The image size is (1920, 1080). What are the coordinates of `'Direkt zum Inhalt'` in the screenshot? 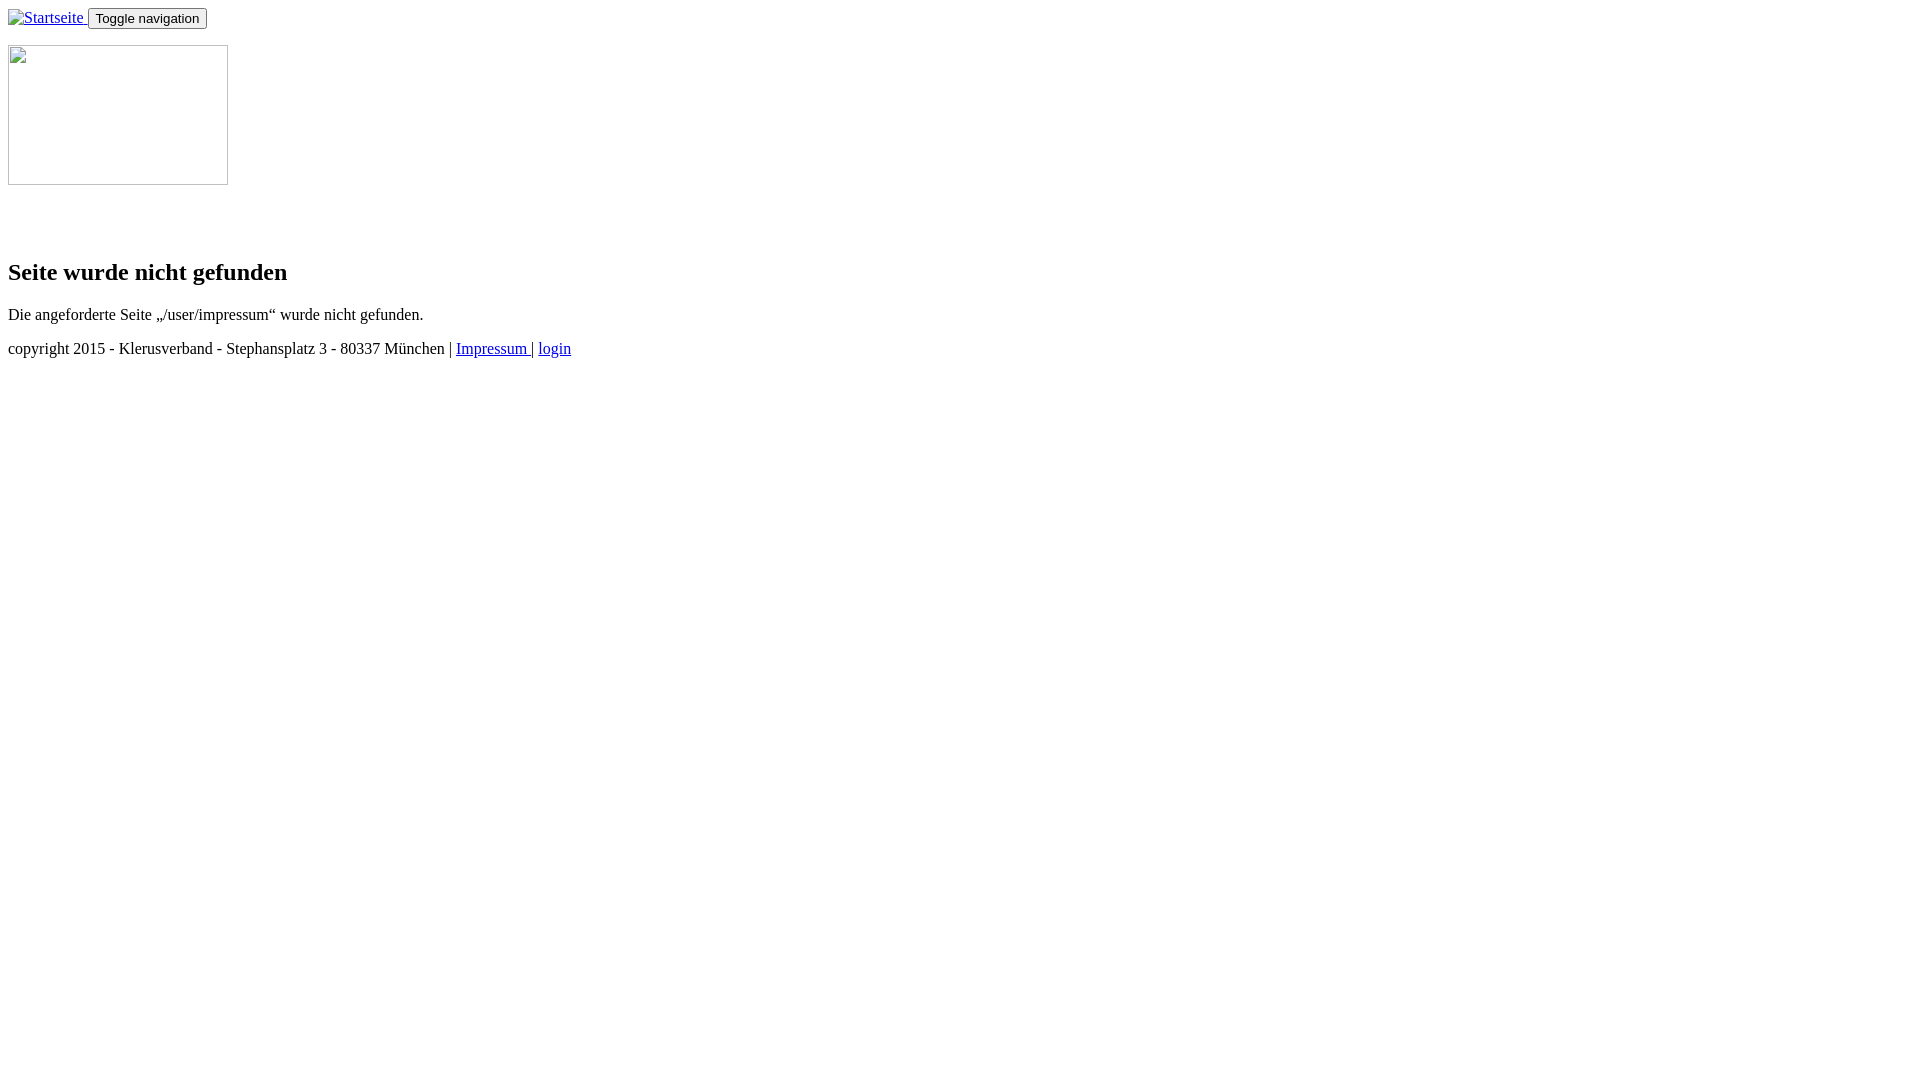 It's located at (65, 8).